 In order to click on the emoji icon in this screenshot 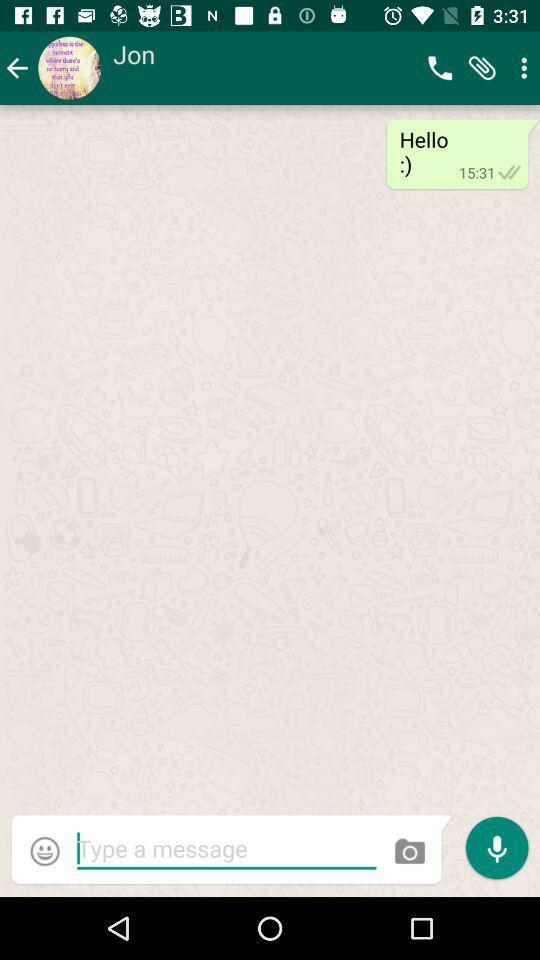, I will do `click(44, 851)`.